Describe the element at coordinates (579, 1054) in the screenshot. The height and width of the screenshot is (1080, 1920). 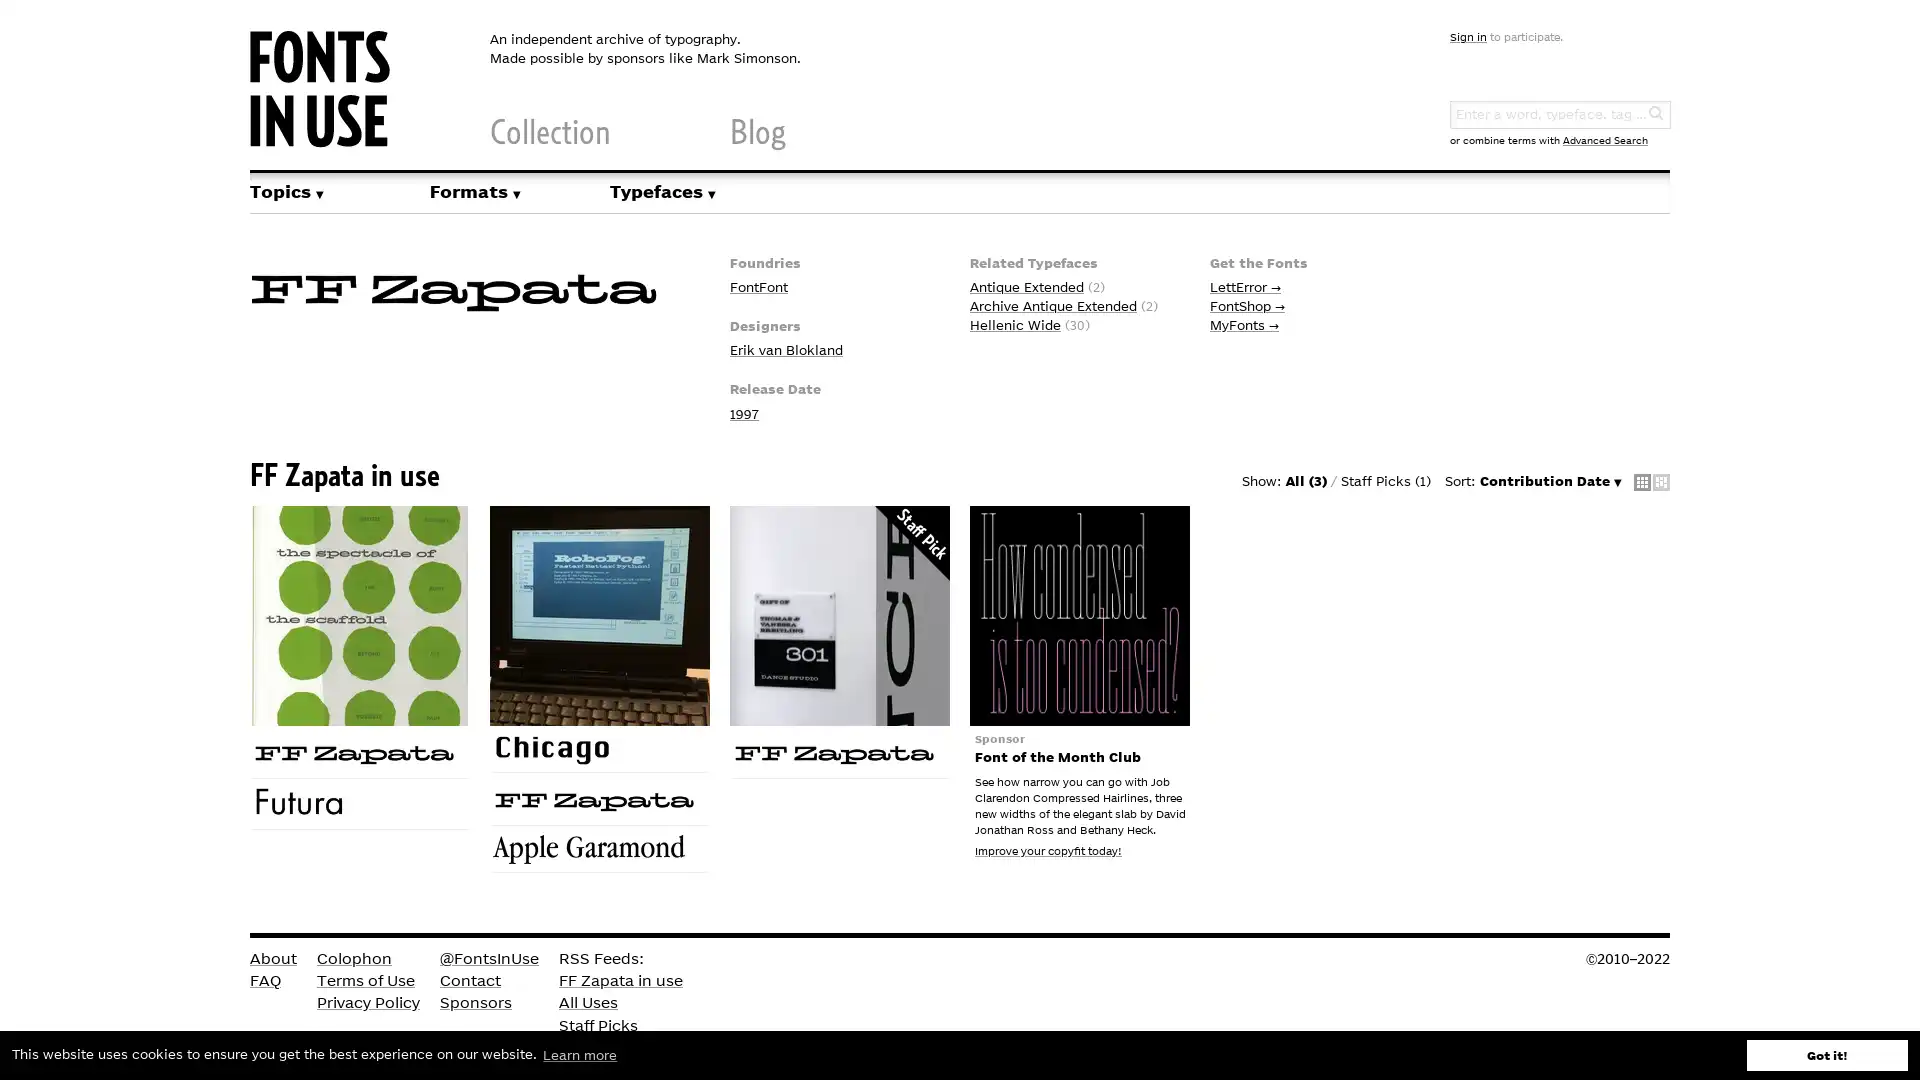
I see `learn more about cookies` at that location.